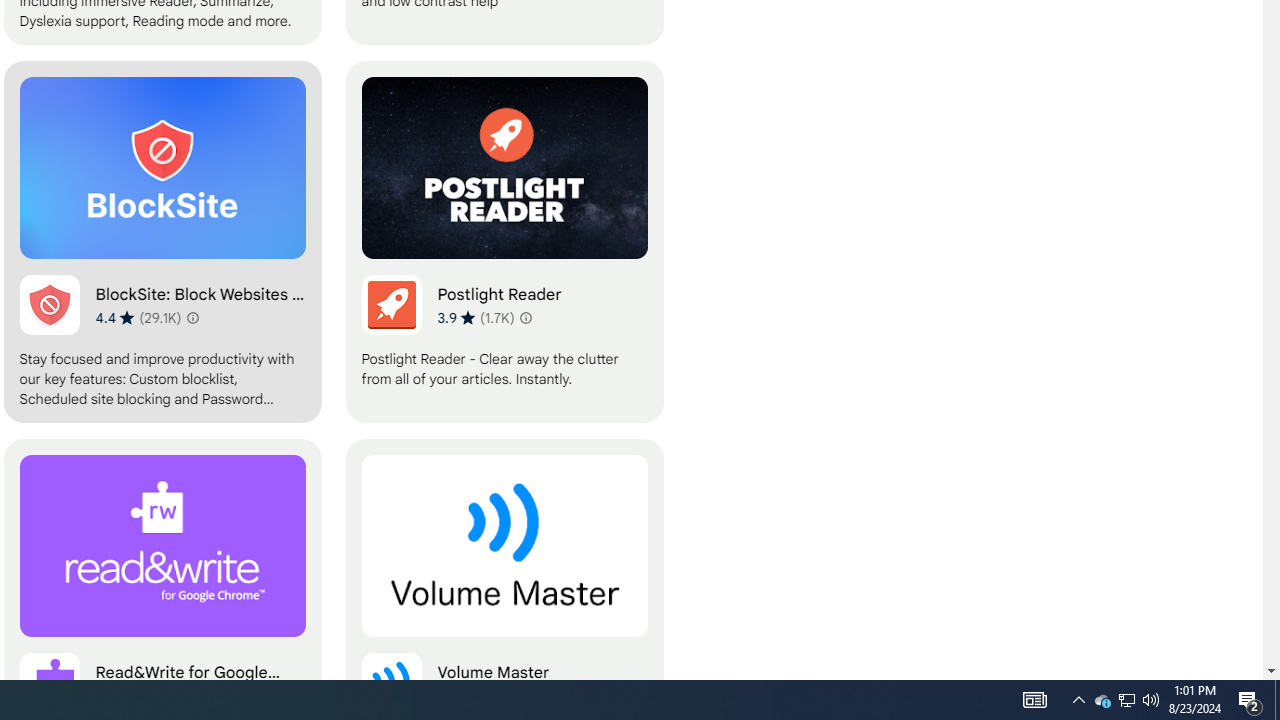 This screenshot has height=720, width=1280. I want to click on 'Average rating 3.9 out of 5 stars. 1.7K ratings.', so click(474, 316).